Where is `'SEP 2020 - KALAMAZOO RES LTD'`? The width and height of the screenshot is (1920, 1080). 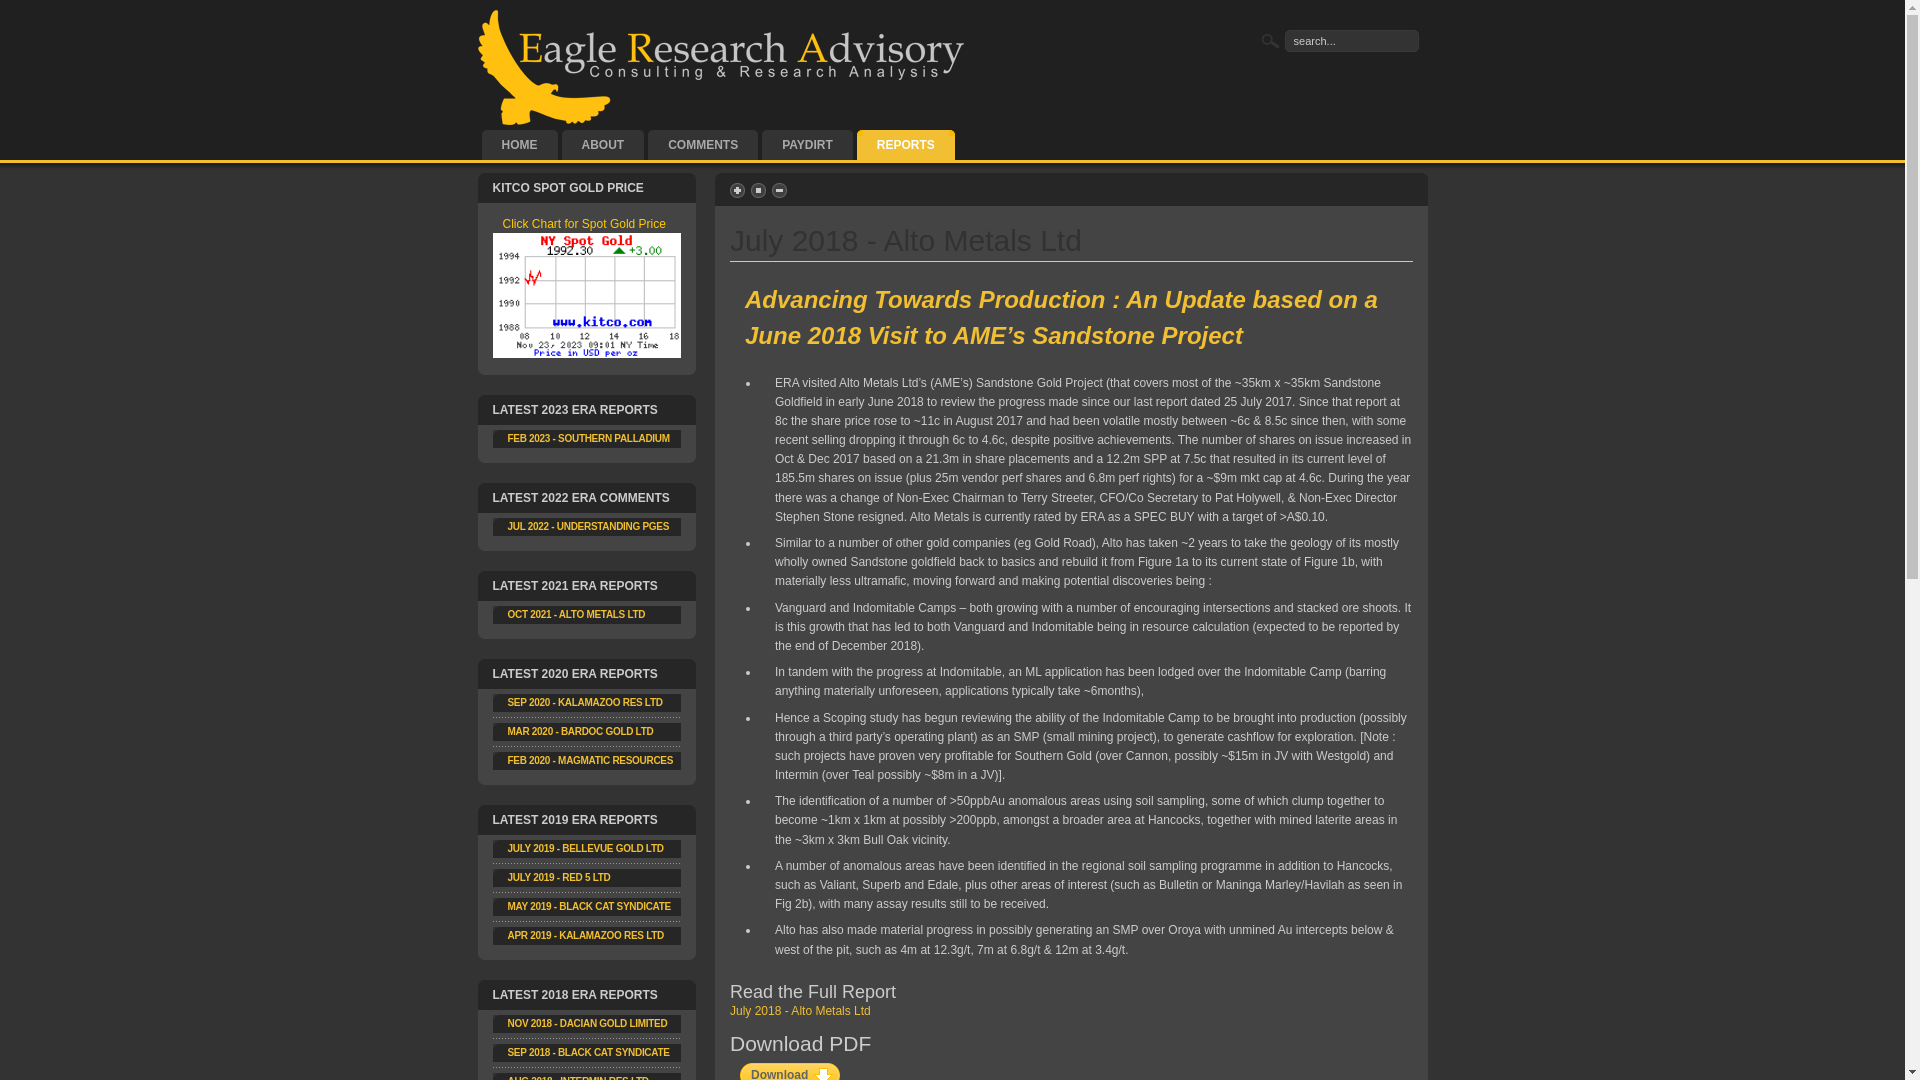 'SEP 2020 - KALAMAZOO RES LTD' is located at coordinates (584, 701).